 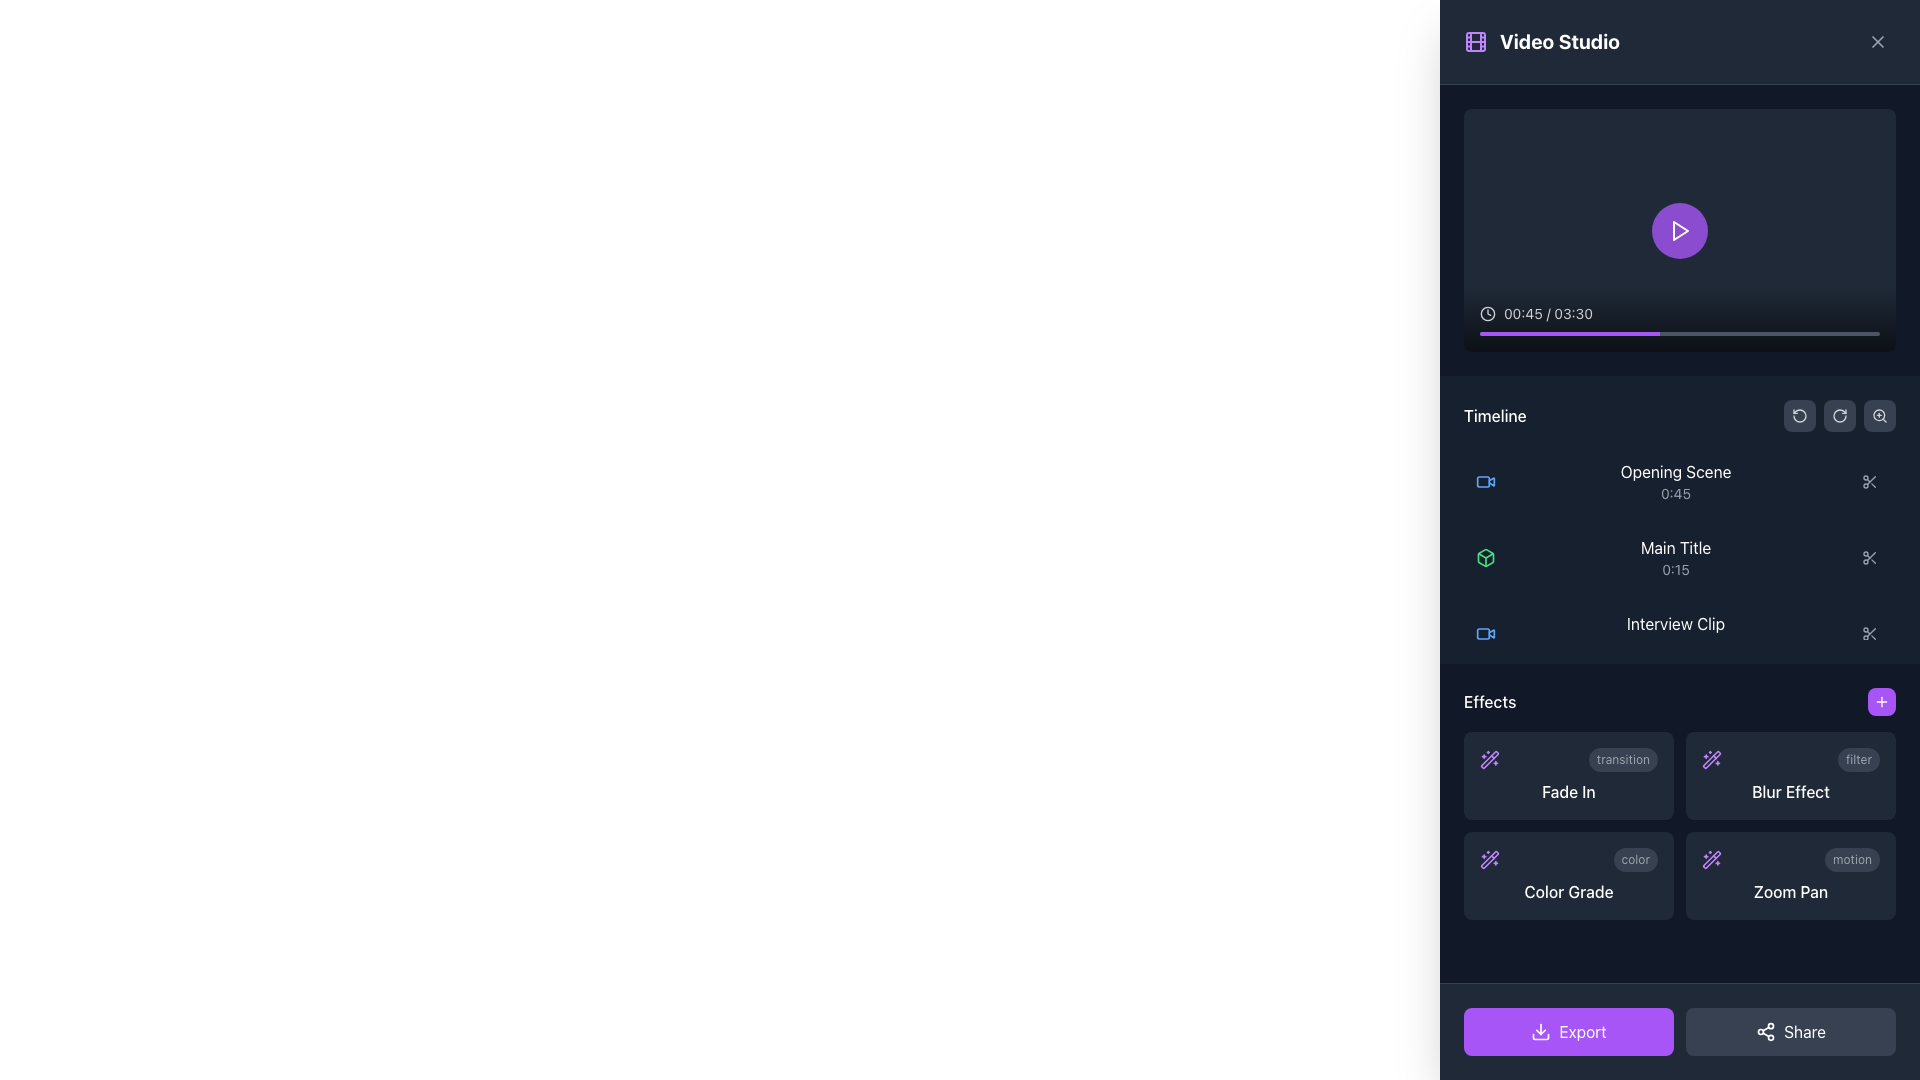 I want to click on the 'Blur Effect' text label in the Effects section, so click(x=1790, y=790).